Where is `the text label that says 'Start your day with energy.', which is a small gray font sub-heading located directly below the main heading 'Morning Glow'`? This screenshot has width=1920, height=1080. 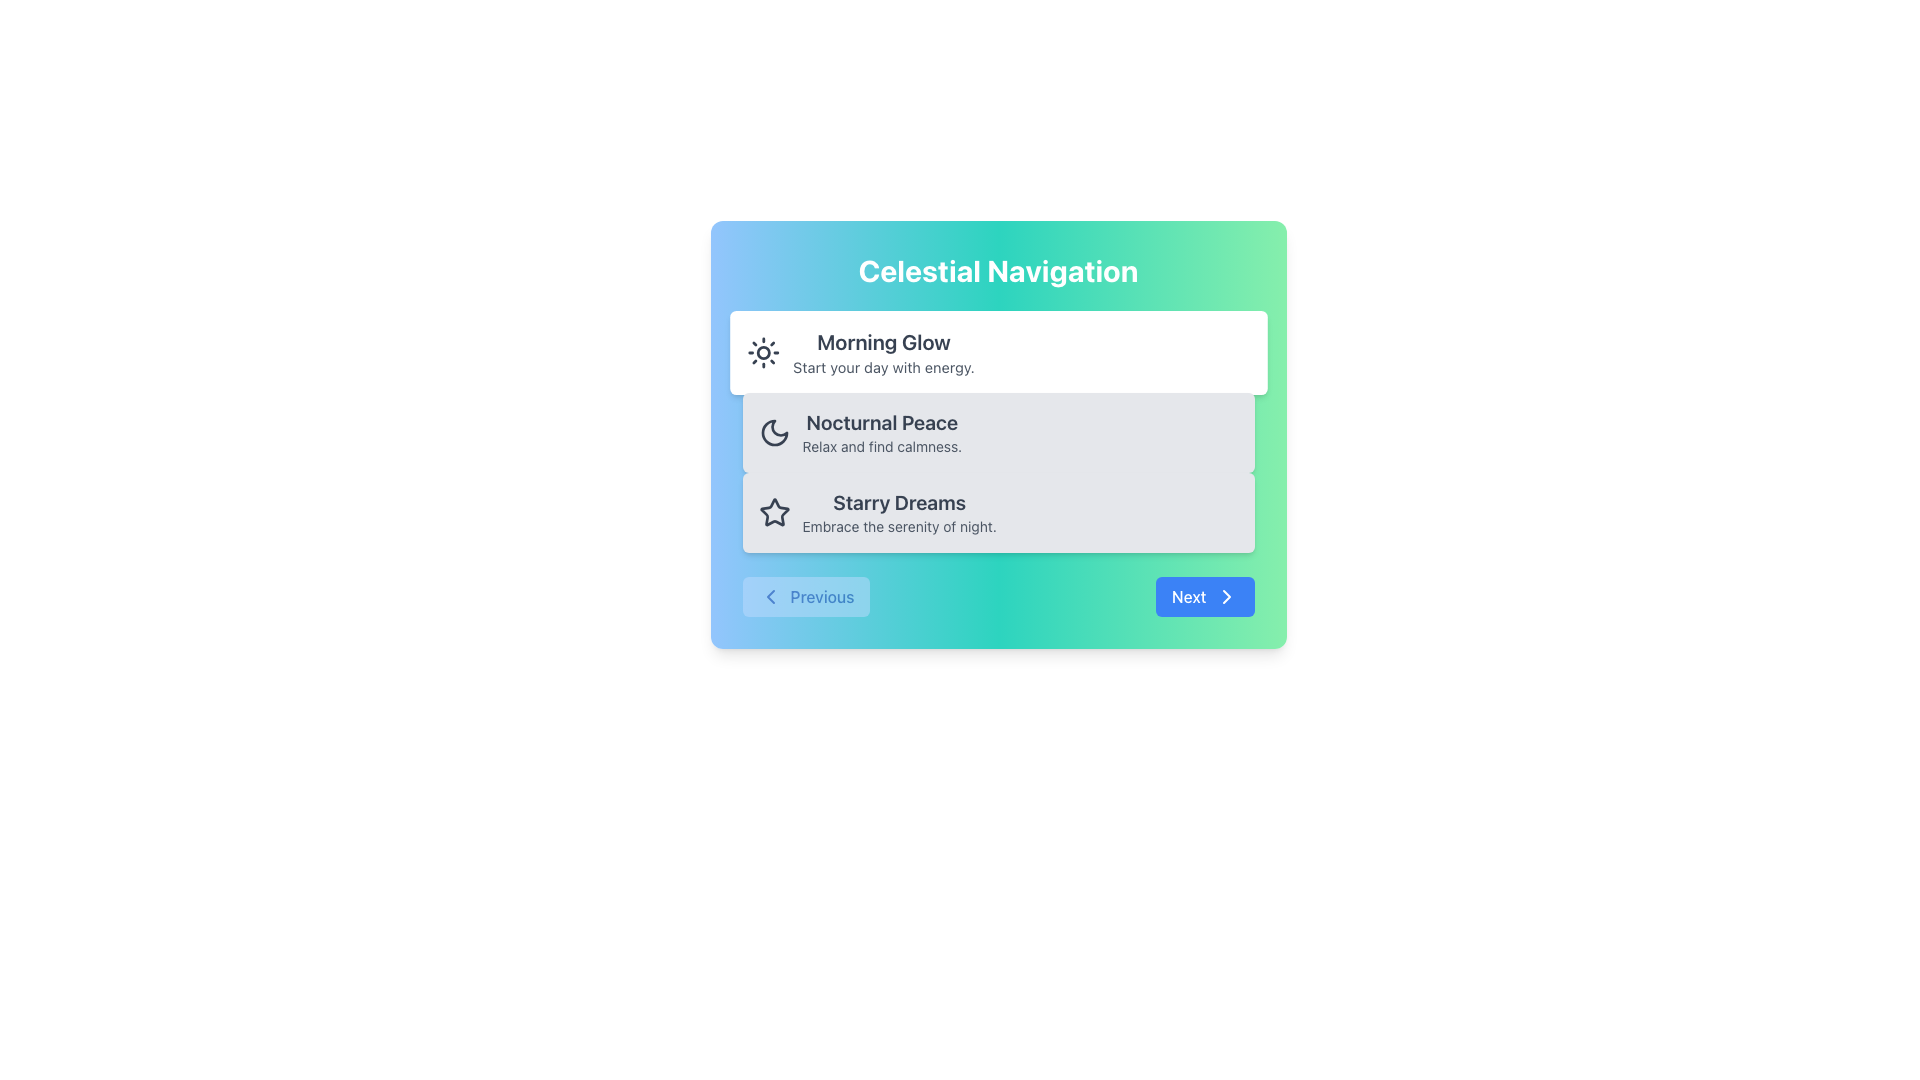
the text label that says 'Start your day with energy.', which is a small gray font sub-heading located directly below the main heading 'Morning Glow' is located at coordinates (882, 367).